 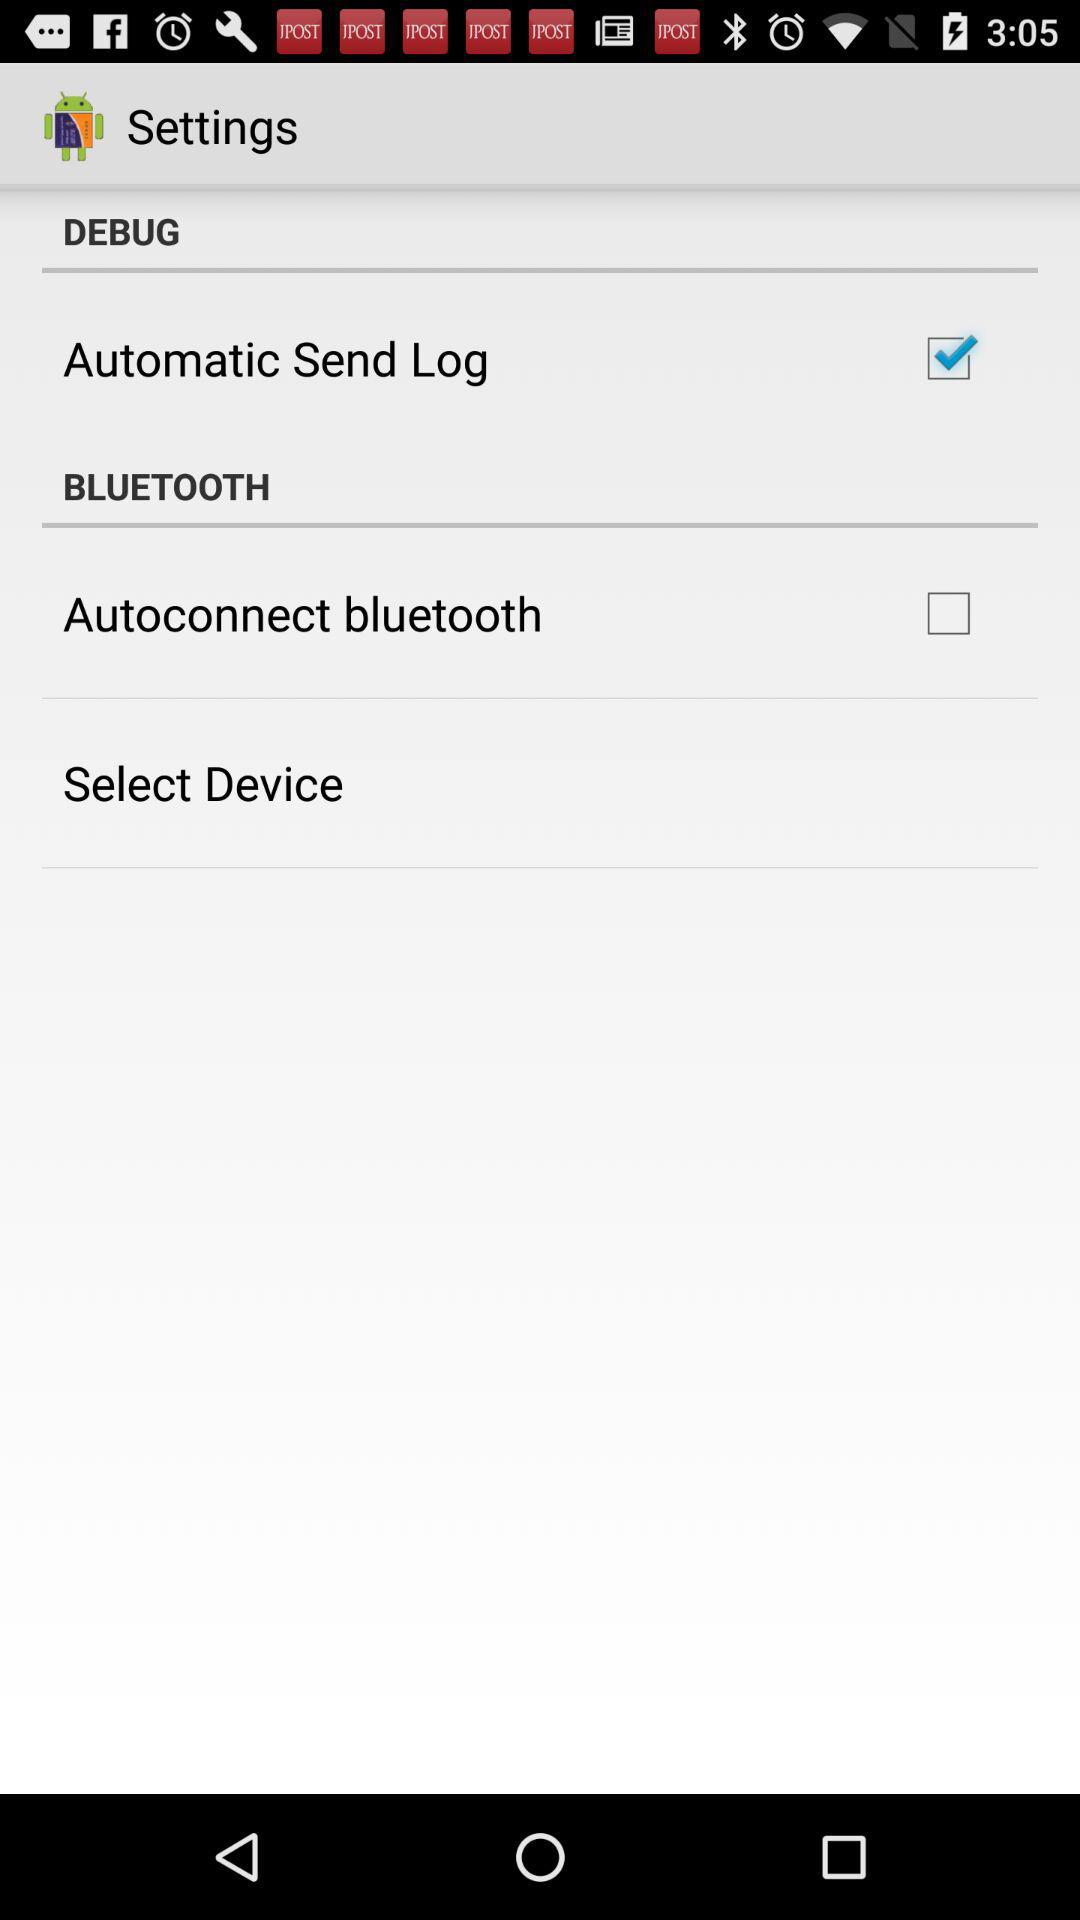 What do you see at coordinates (303, 612) in the screenshot?
I see `the autoconnect bluetooth item` at bounding box center [303, 612].